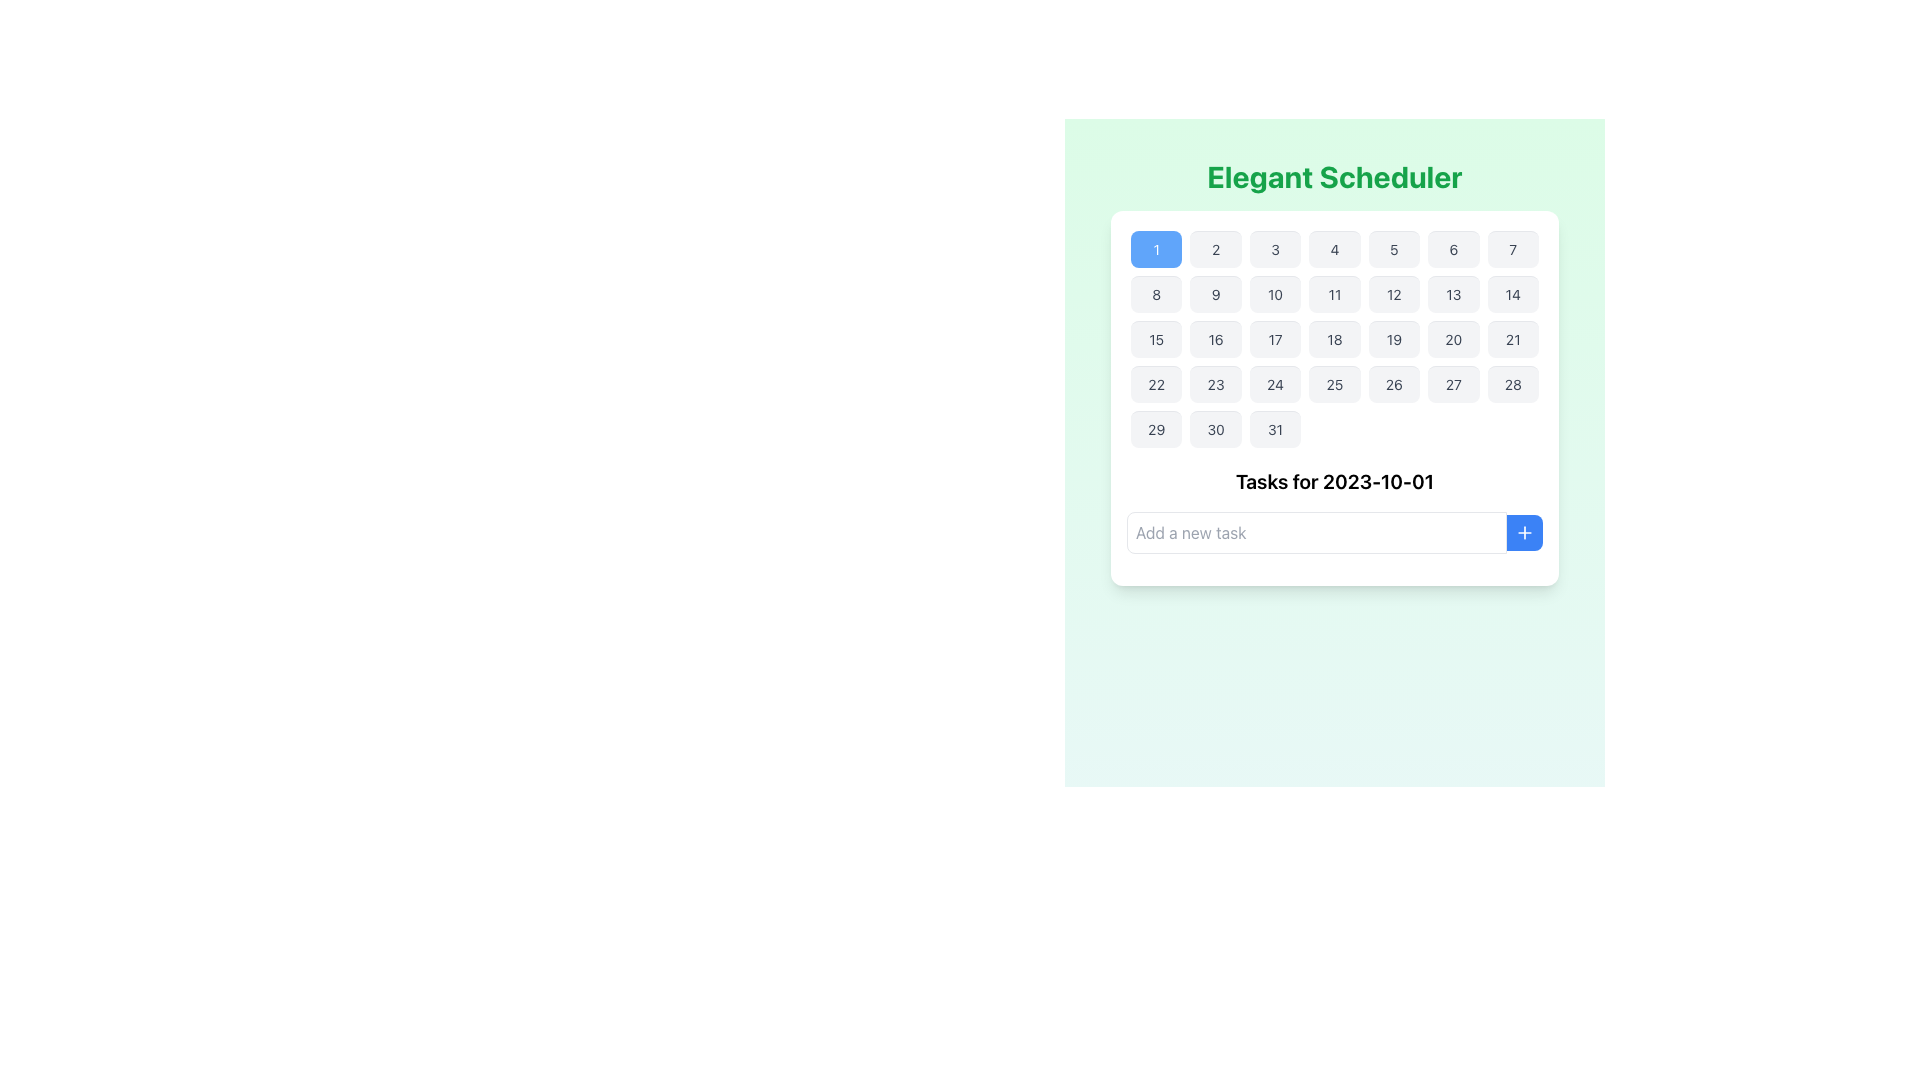  I want to click on the button representing the selectable date 20th, so click(1453, 338).